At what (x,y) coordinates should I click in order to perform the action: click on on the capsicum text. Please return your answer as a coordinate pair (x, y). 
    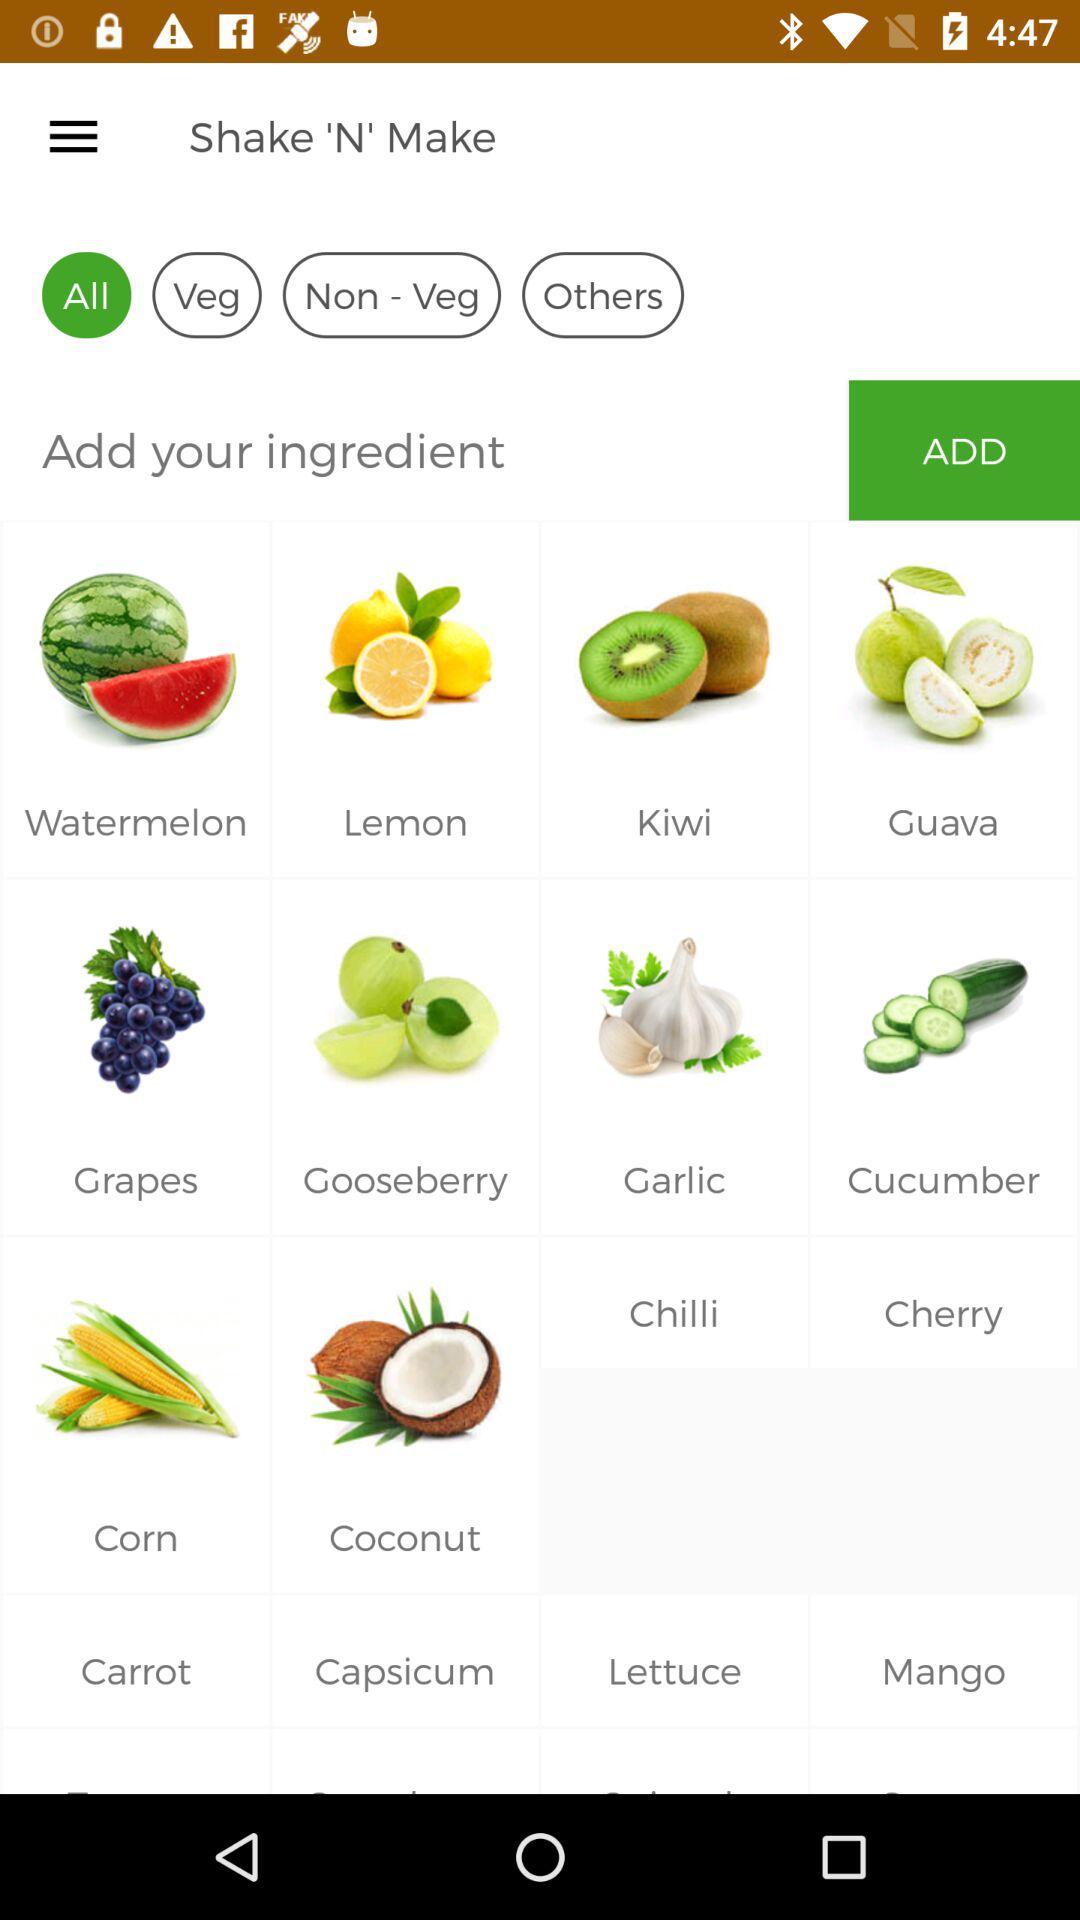
    Looking at the image, I should click on (405, 1693).